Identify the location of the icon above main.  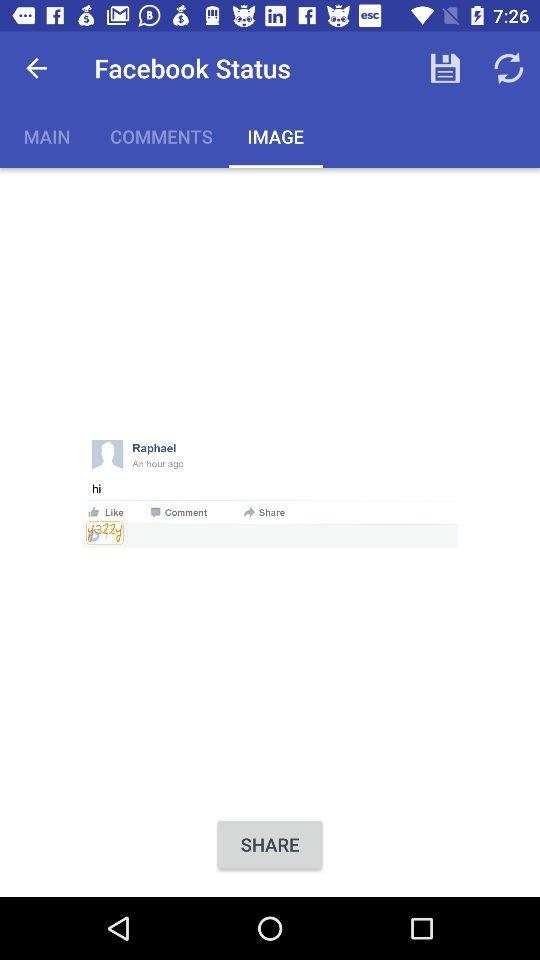
(36, 68).